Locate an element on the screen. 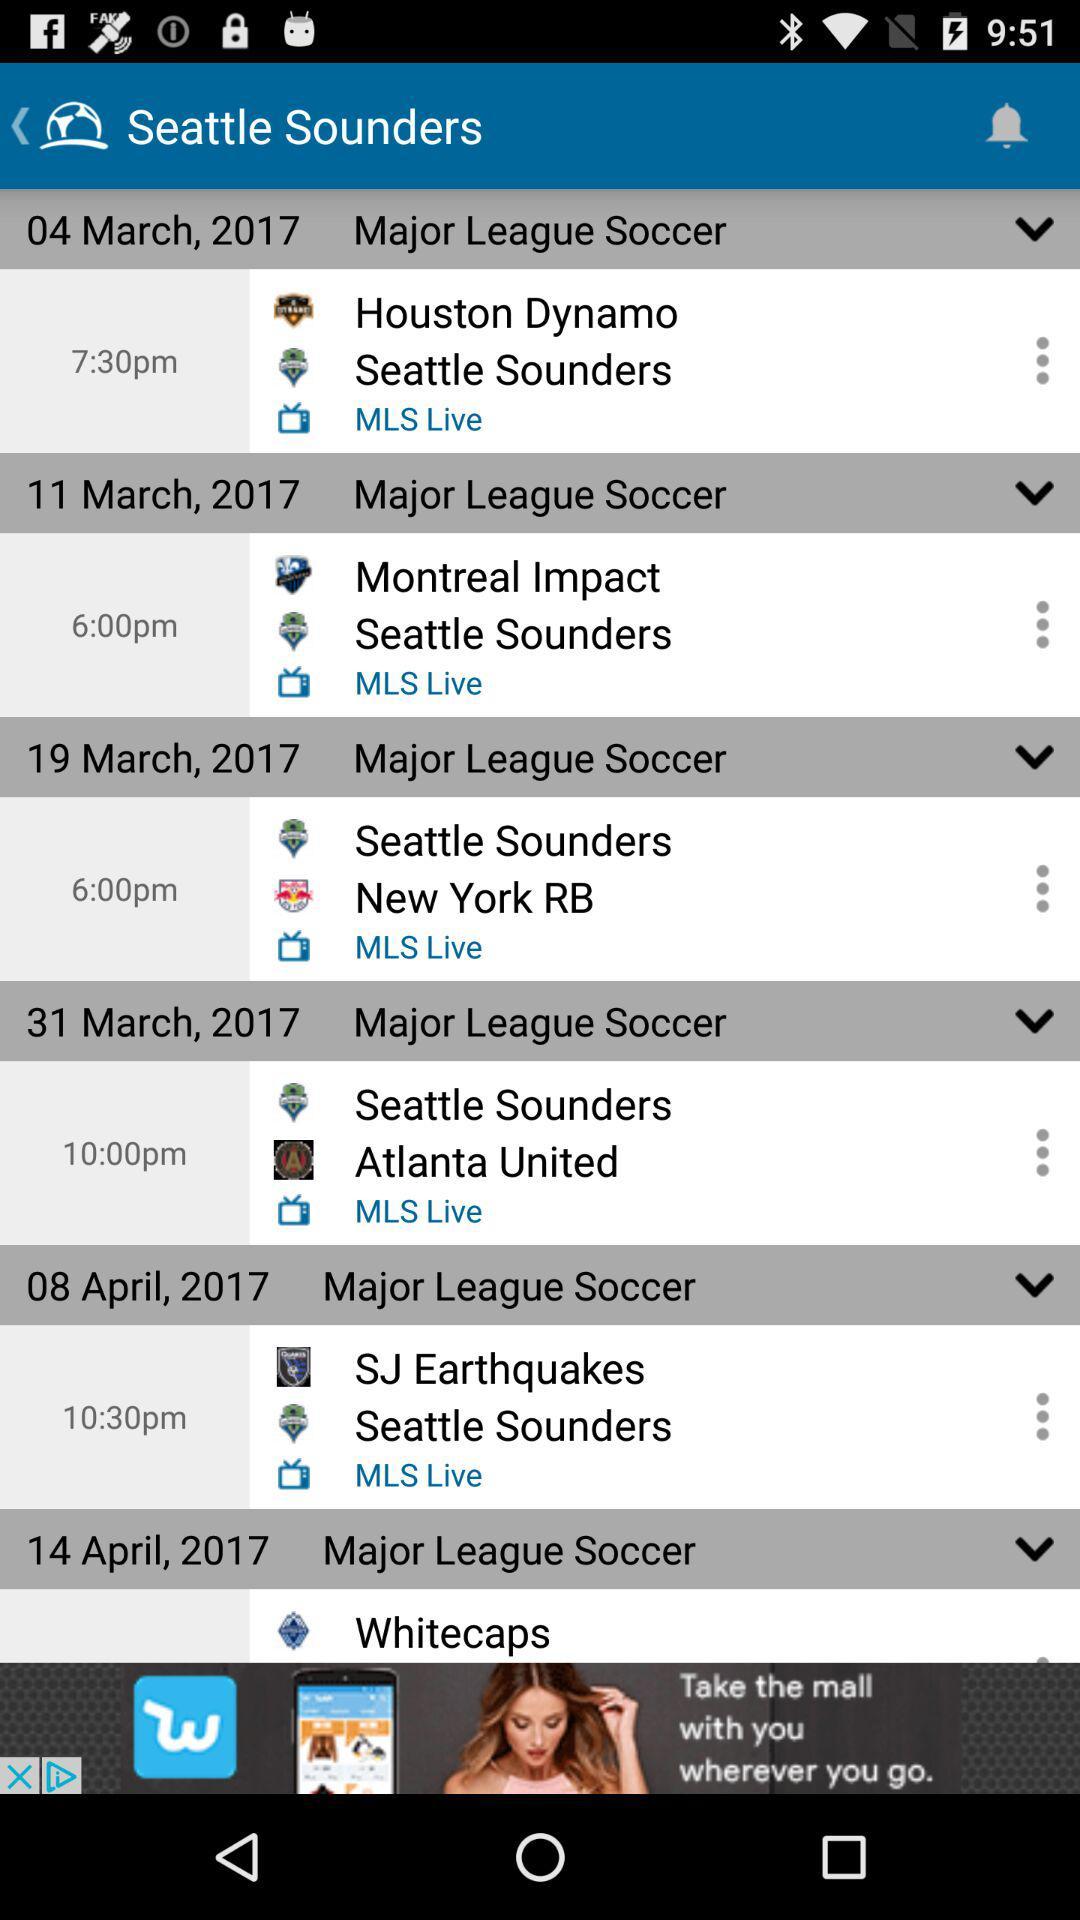 The height and width of the screenshot is (1920, 1080). open details is located at coordinates (1035, 887).